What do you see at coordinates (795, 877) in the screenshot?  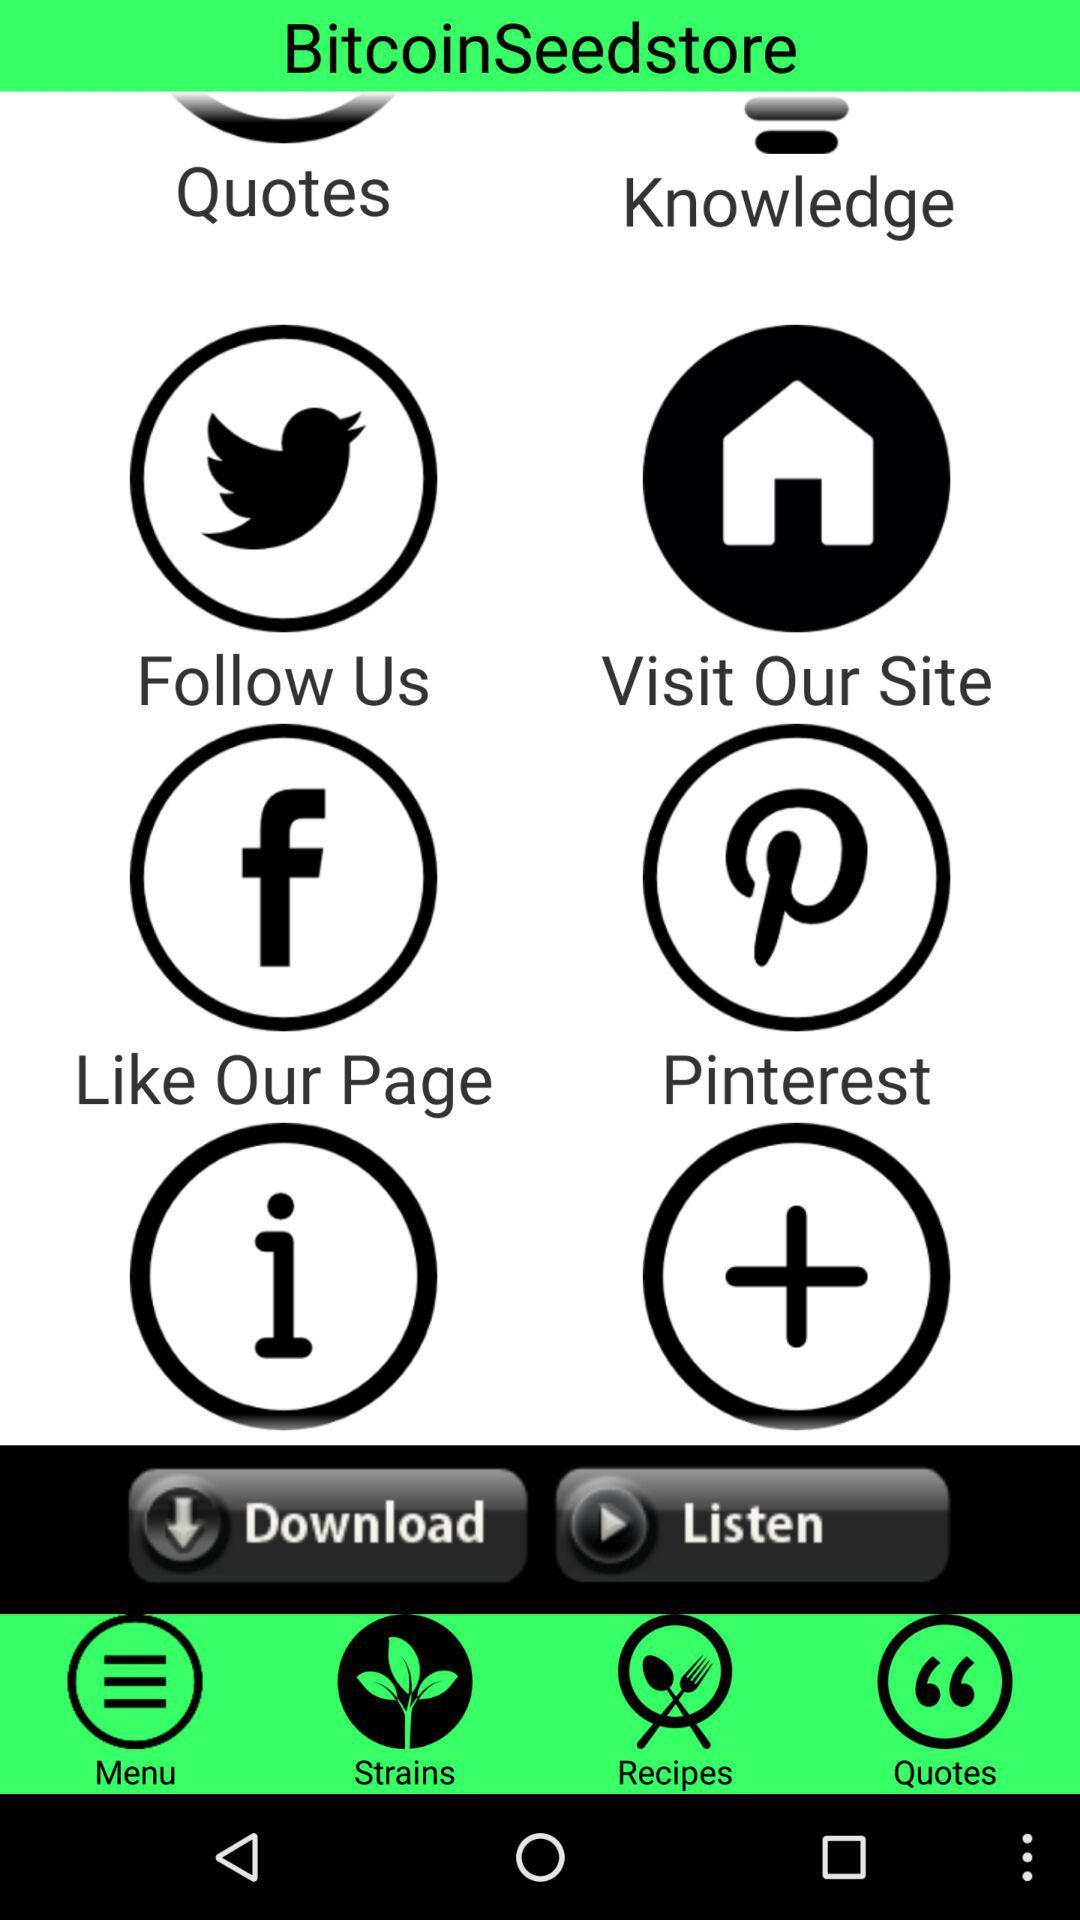 I see `visit the store 's pinterest page` at bounding box center [795, 877].